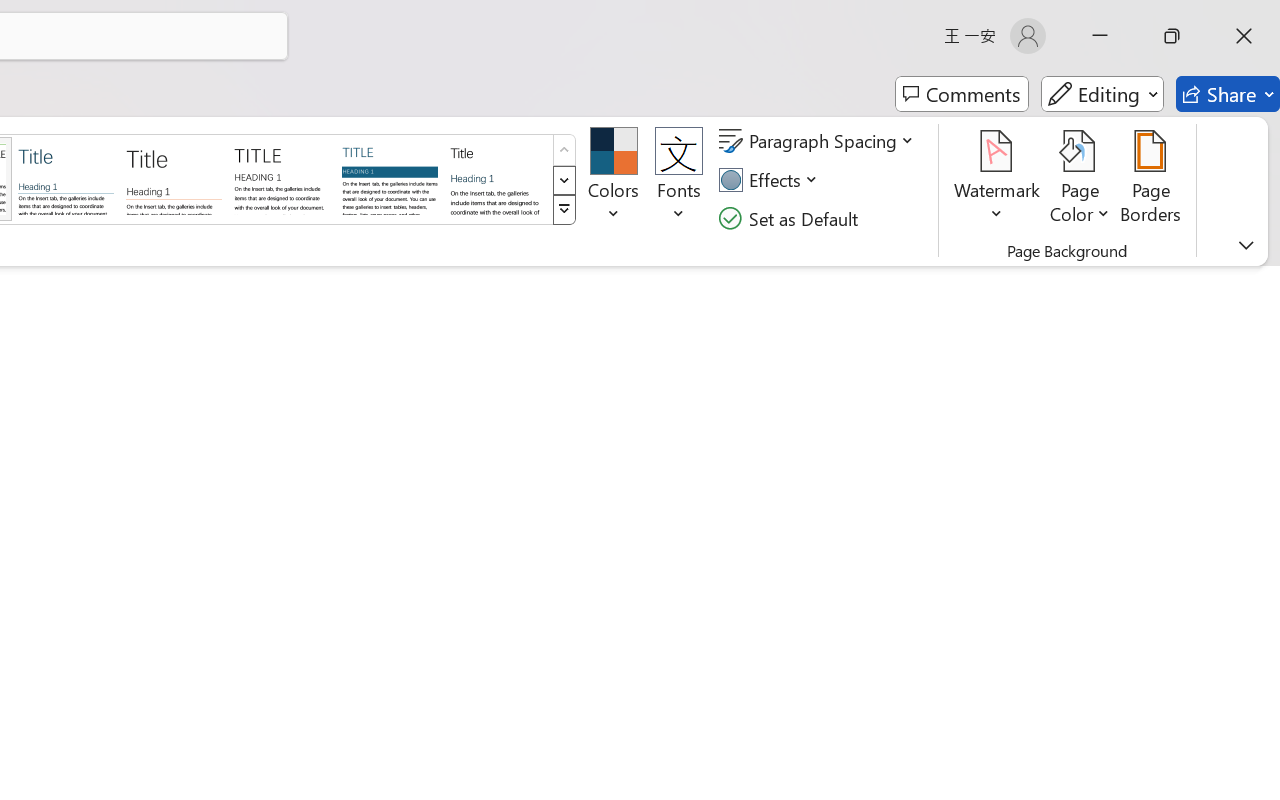 The width and height of the screenshot is (1280, 800). What do you see at coordinates (997, 179) in the screenshot?
I see `'Watermark'` at bounding box center [997, 179].